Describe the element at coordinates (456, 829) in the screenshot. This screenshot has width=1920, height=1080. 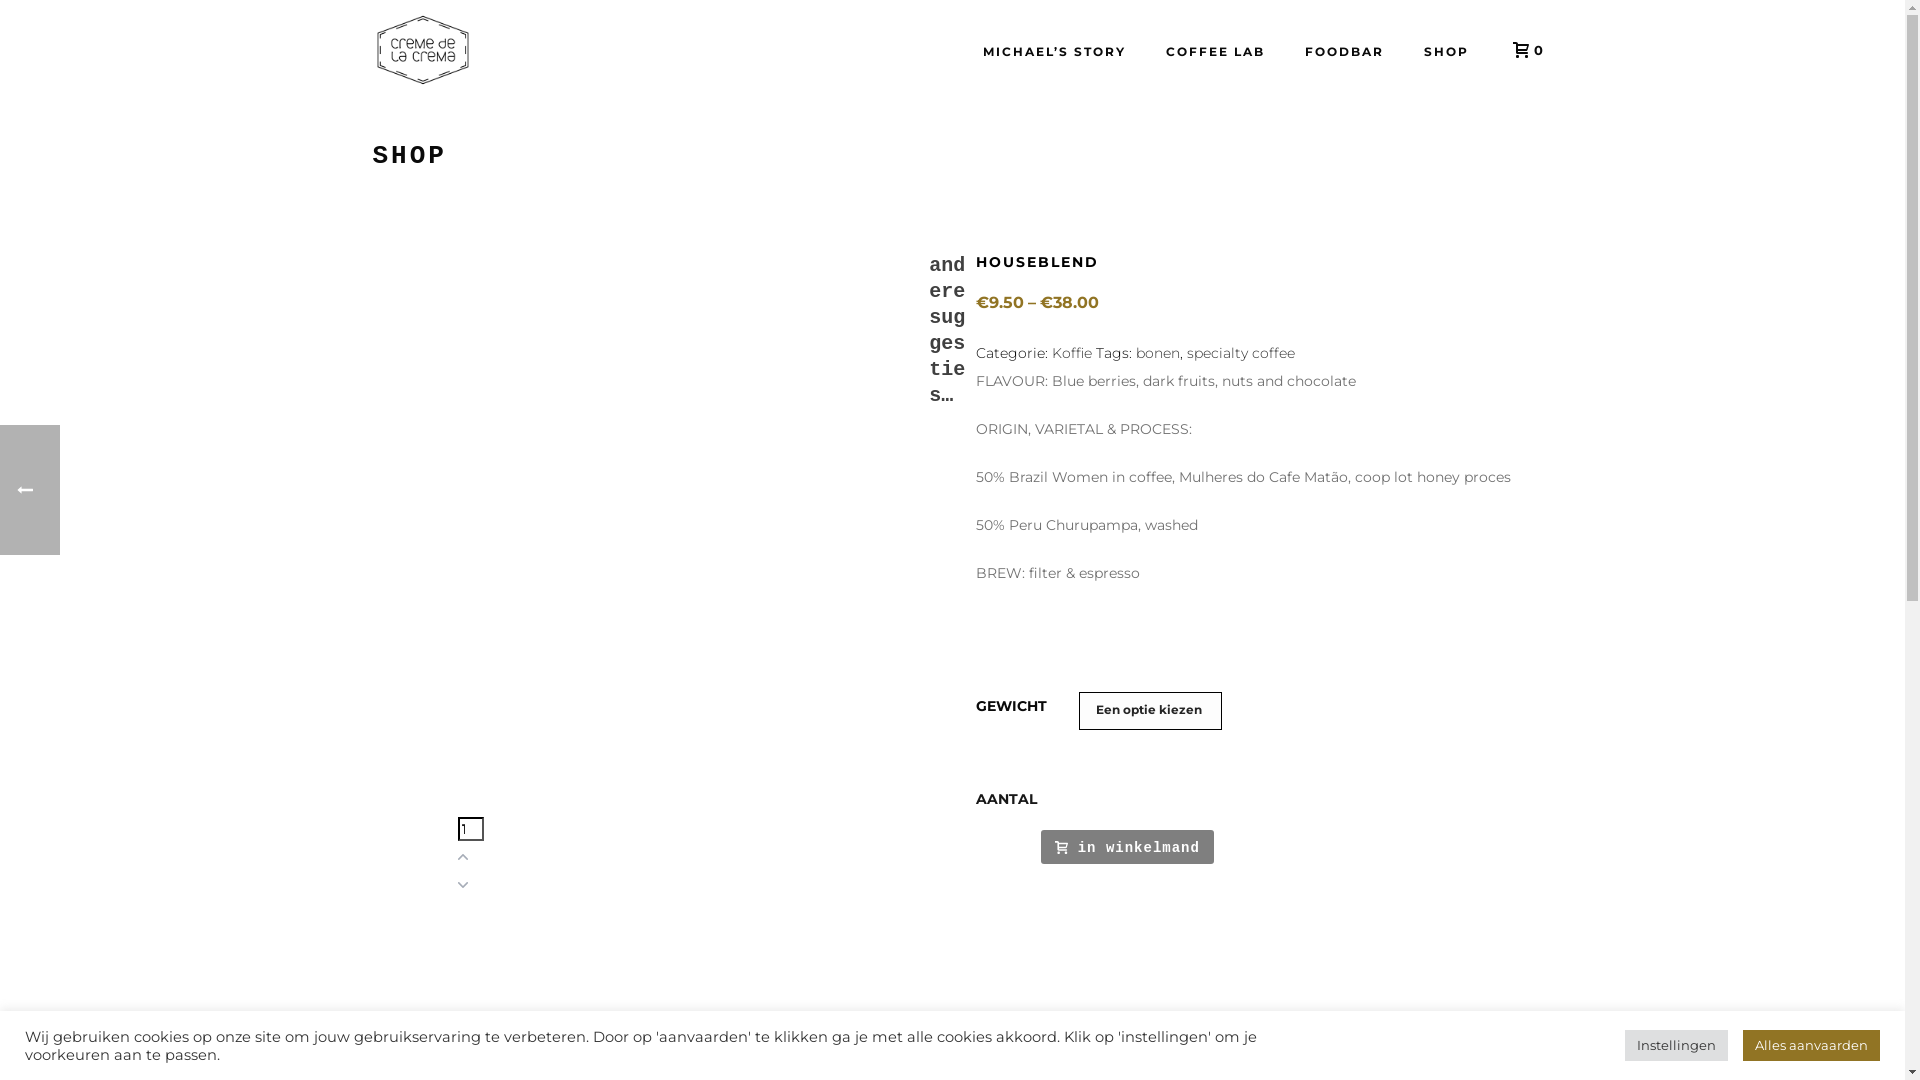
I see `'Aantal'` at that location.